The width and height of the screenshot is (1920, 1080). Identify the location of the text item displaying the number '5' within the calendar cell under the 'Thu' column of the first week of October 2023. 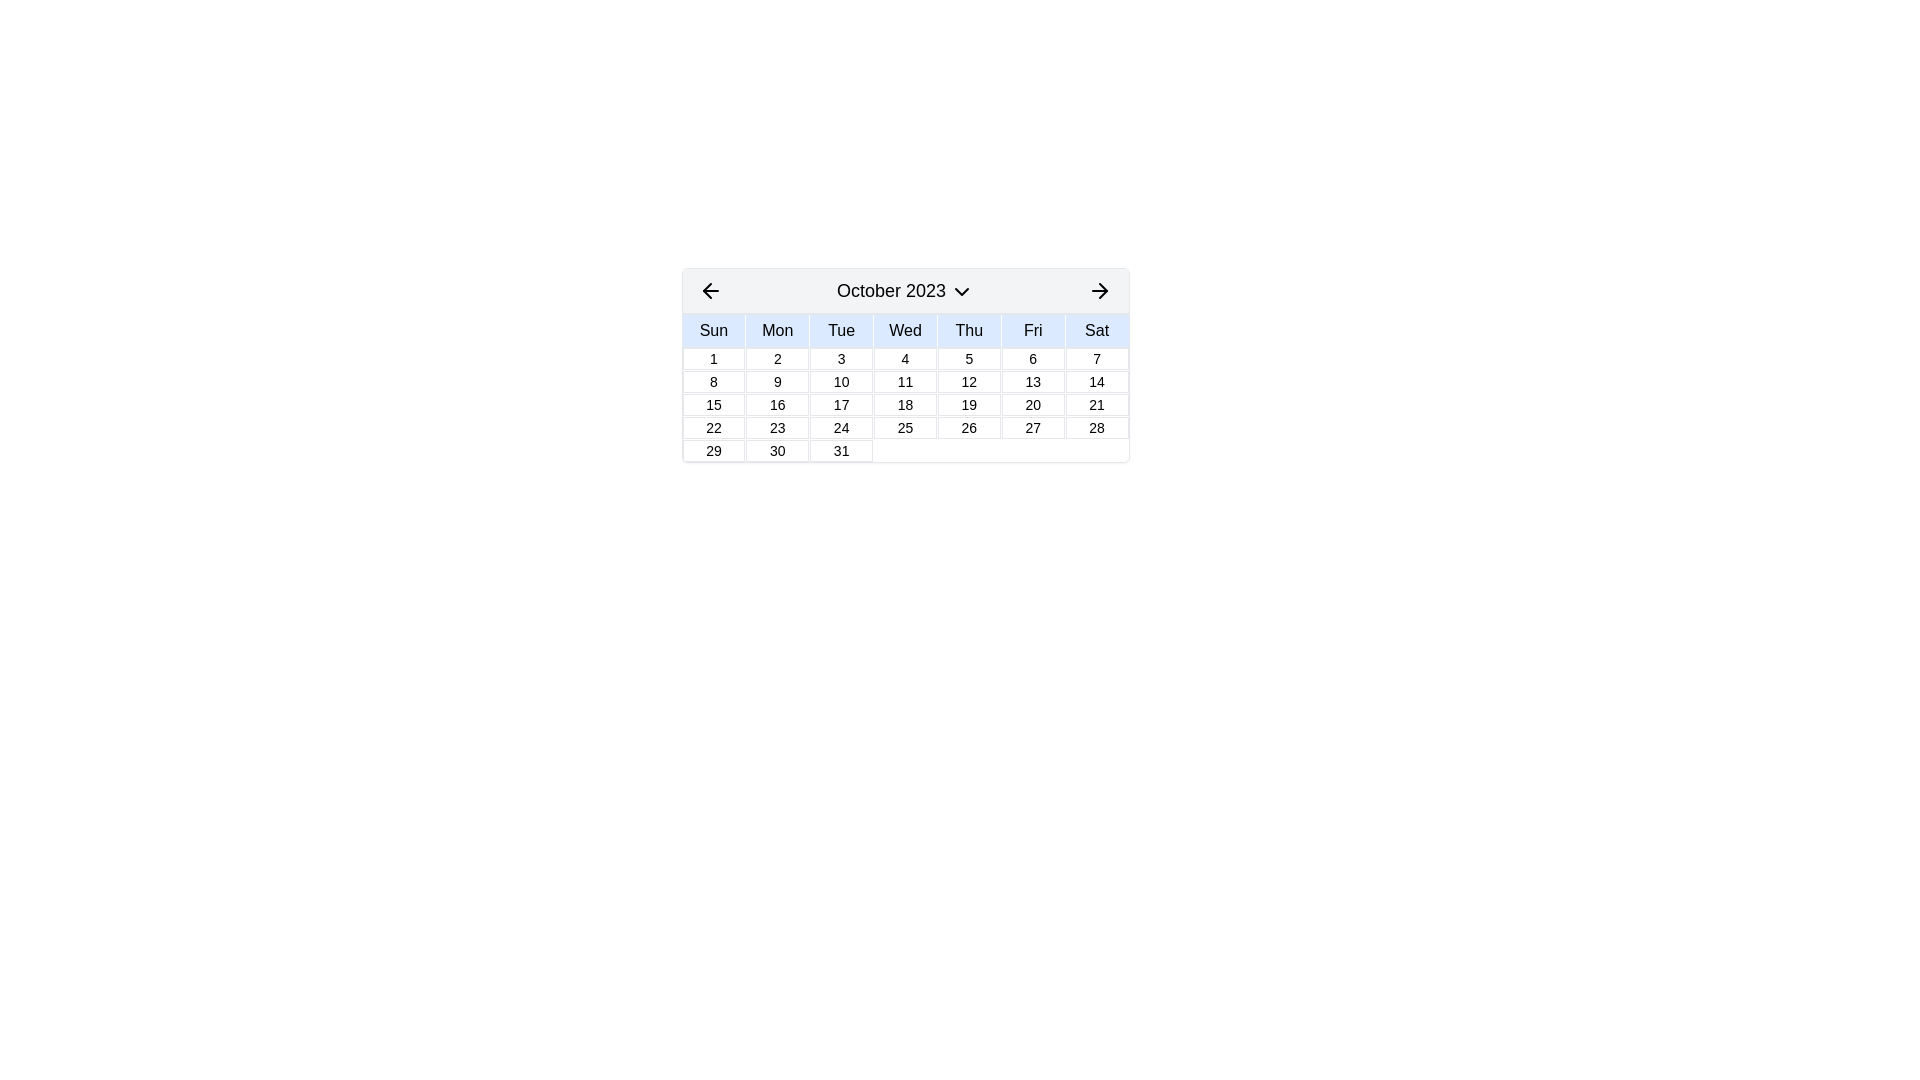
(969, 357).